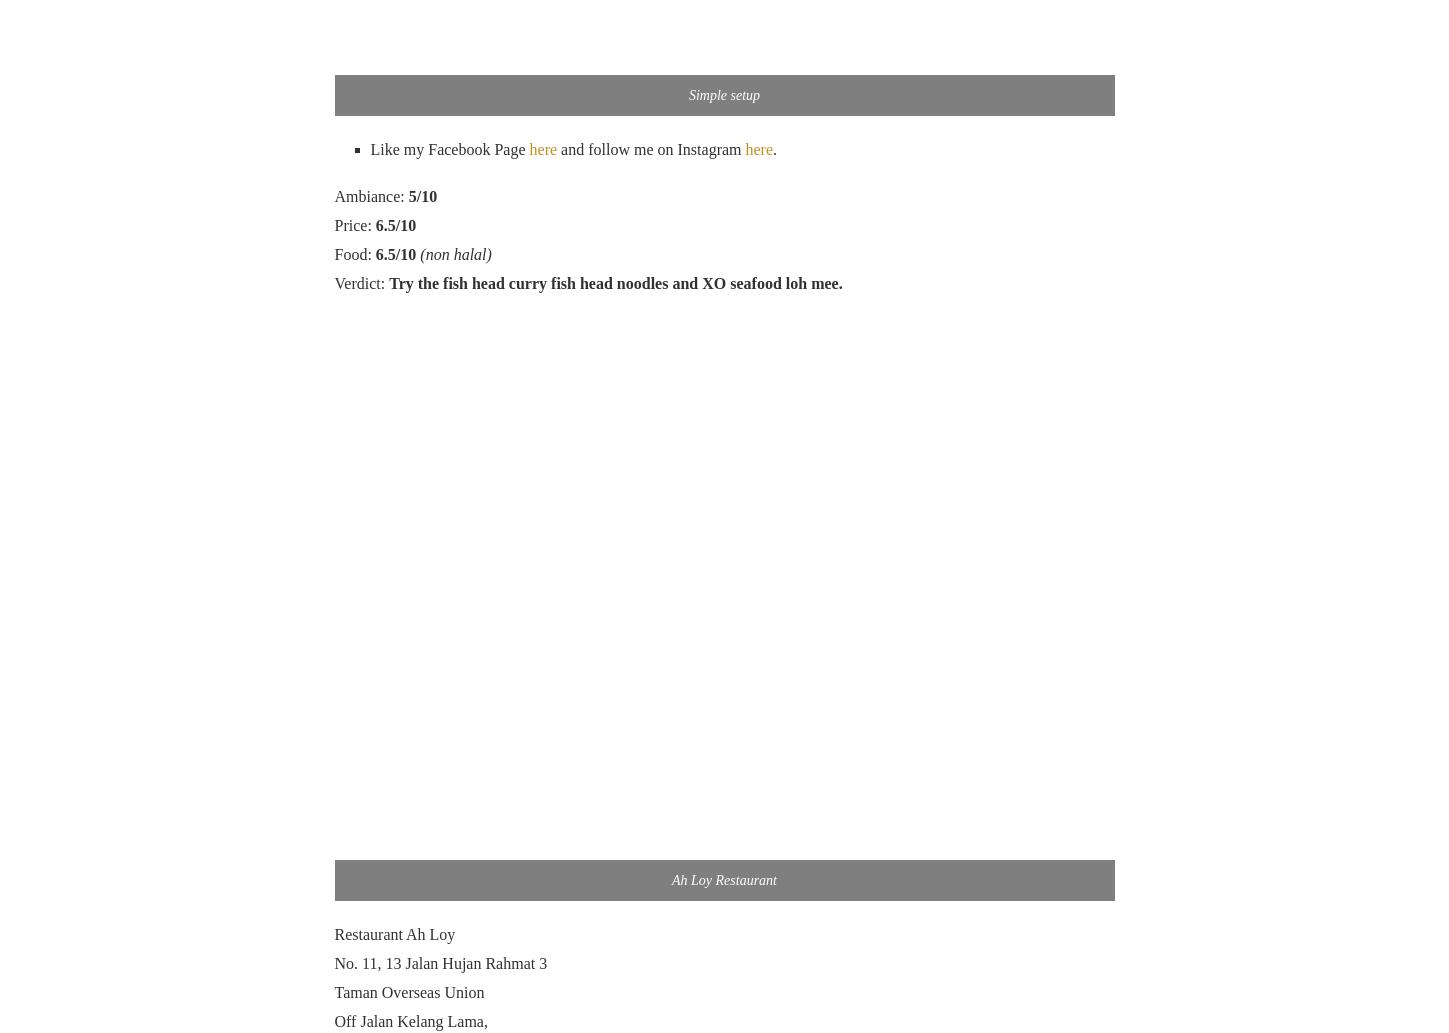  I want to click on '.', so click(774, 149).